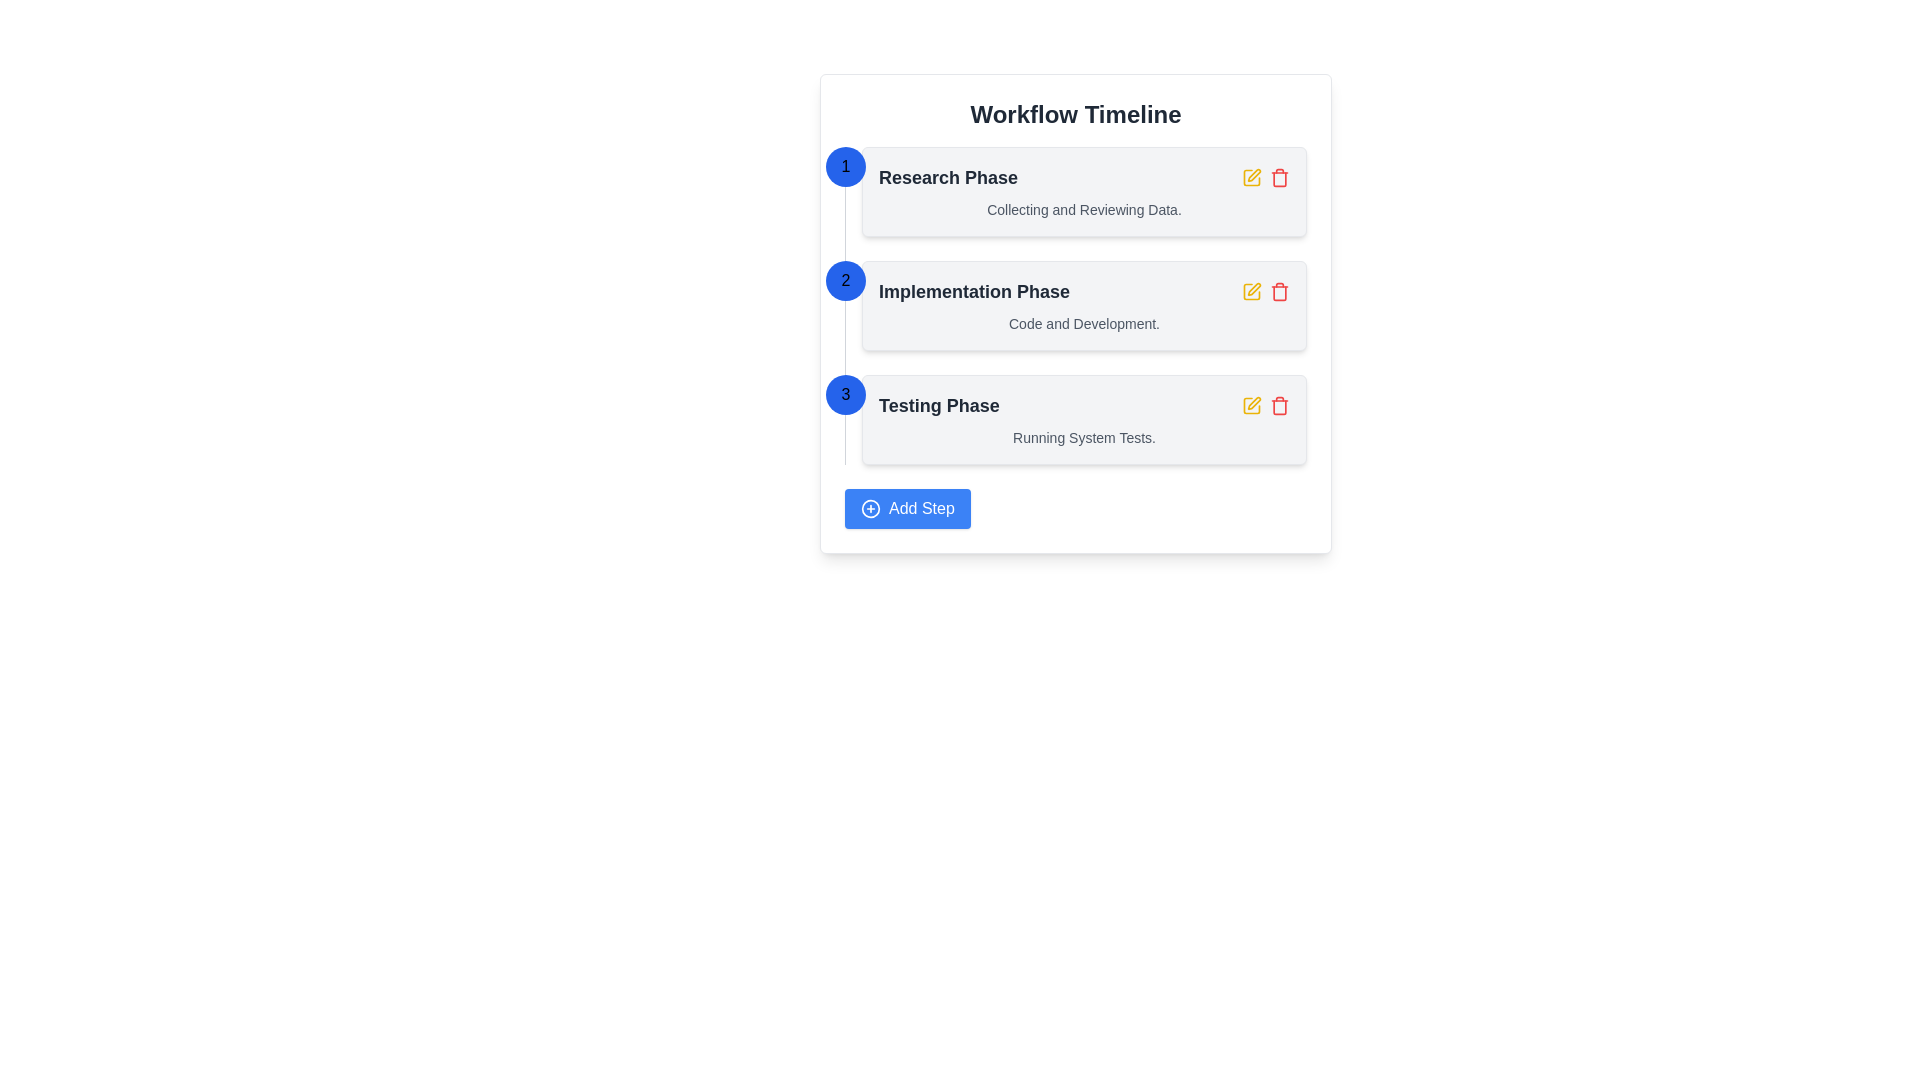 This screenshot has width=1920, height=1080. I want to click on the trash bin icon located in the top-right corner of the 'Implementation Phase' control panel, so click(1265, 292).